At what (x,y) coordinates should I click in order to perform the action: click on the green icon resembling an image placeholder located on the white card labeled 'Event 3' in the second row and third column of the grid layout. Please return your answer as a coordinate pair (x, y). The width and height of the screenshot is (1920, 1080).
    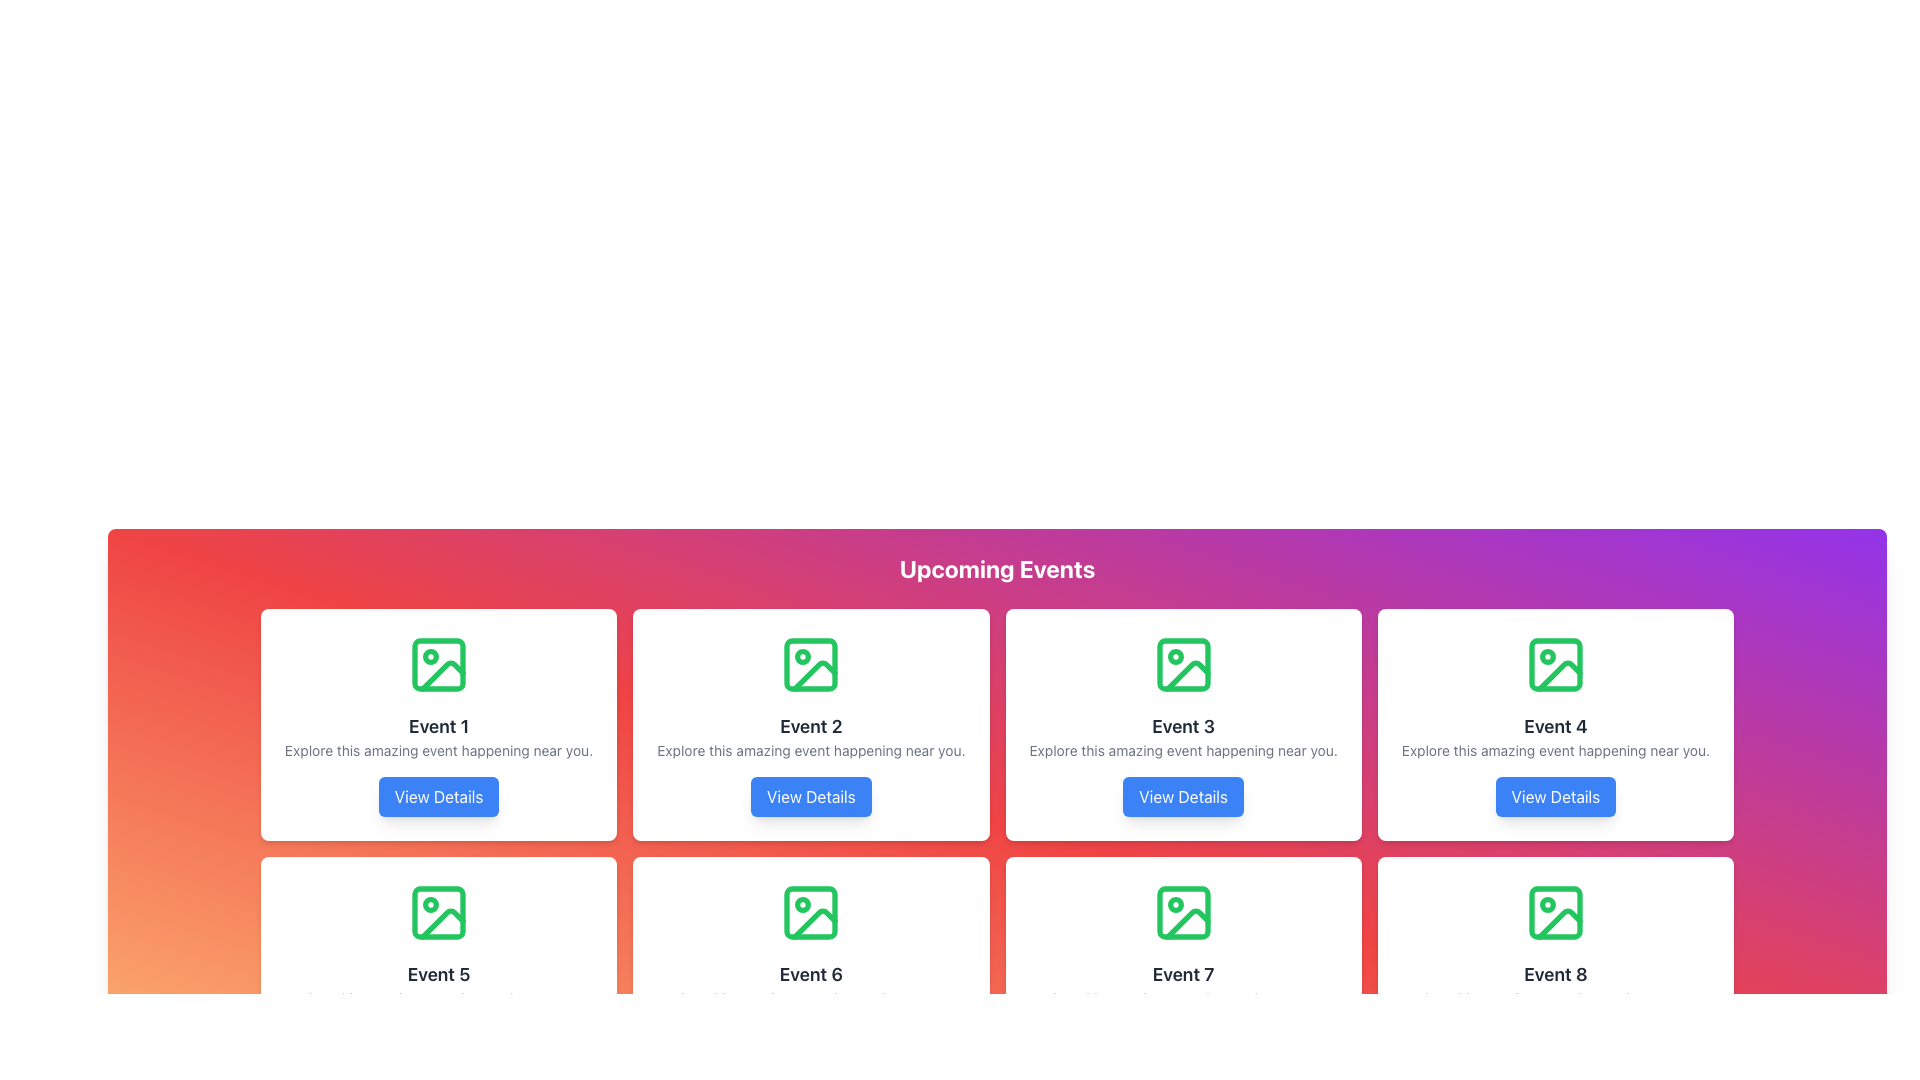
    Looking at the image, I should click on (1183, 664).